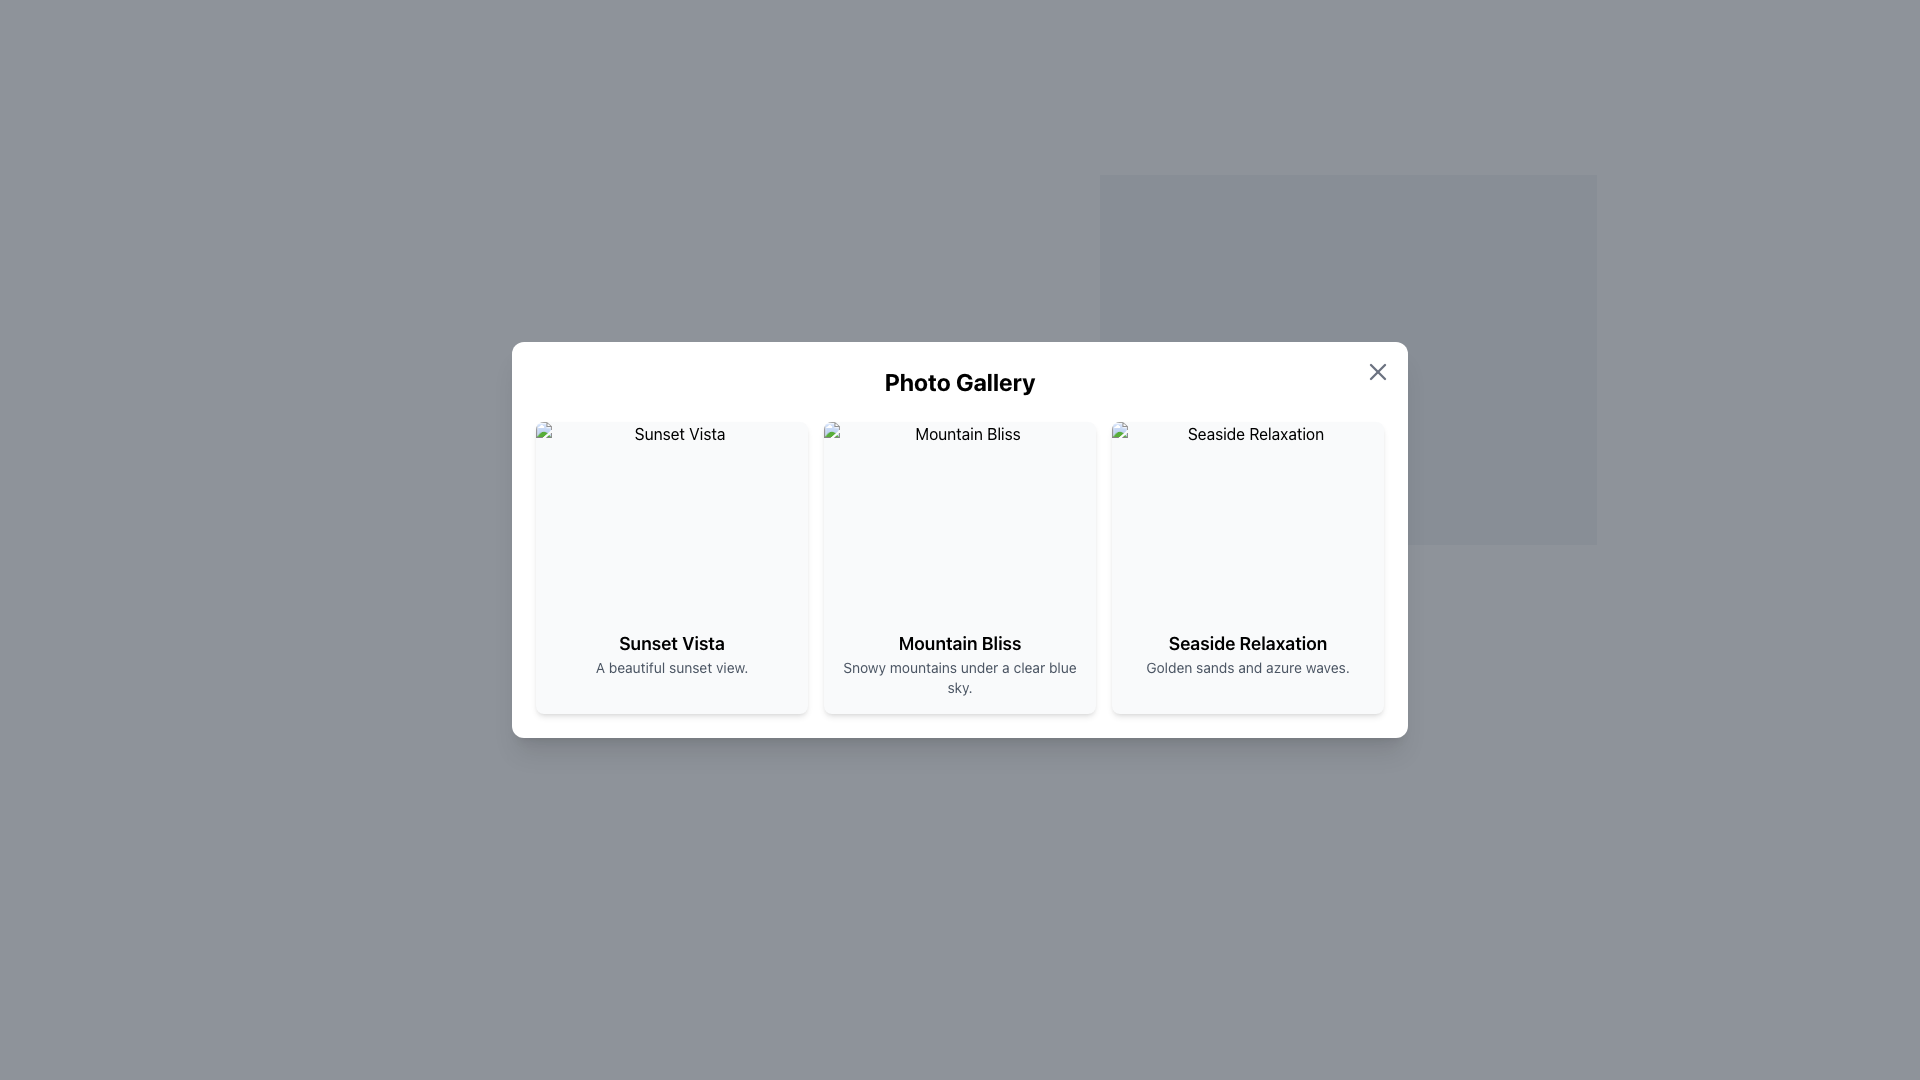 The image size is (1920, 1080). What do you see at coordinates (1348, 713) in the screenshot?
I see `the button located at the bottom-right corner of the modal interface under the 'Seaside Relaxation' section` at bounding box center [1348, 713].